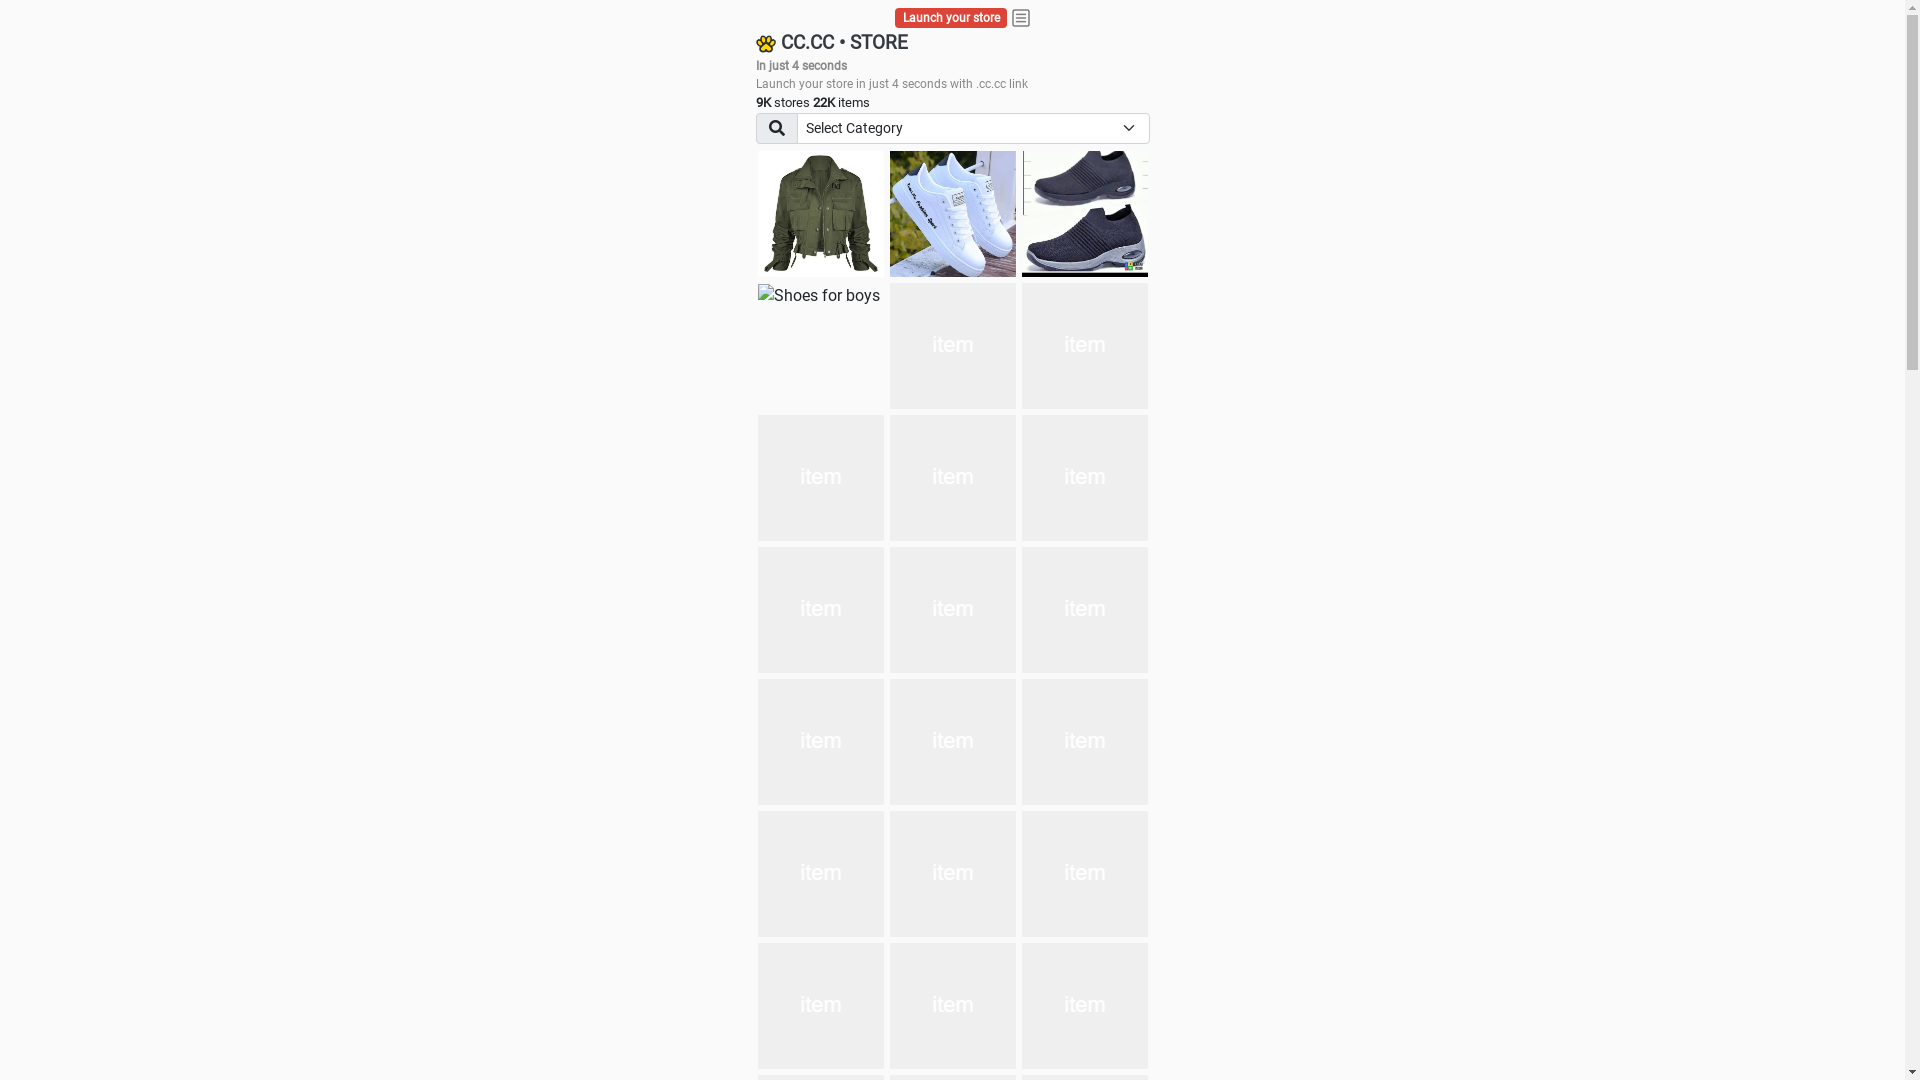  What do you see at coordinates (952, 345) in the screenshot?
I see `'Things we need'` at bounding box center [952, 345].